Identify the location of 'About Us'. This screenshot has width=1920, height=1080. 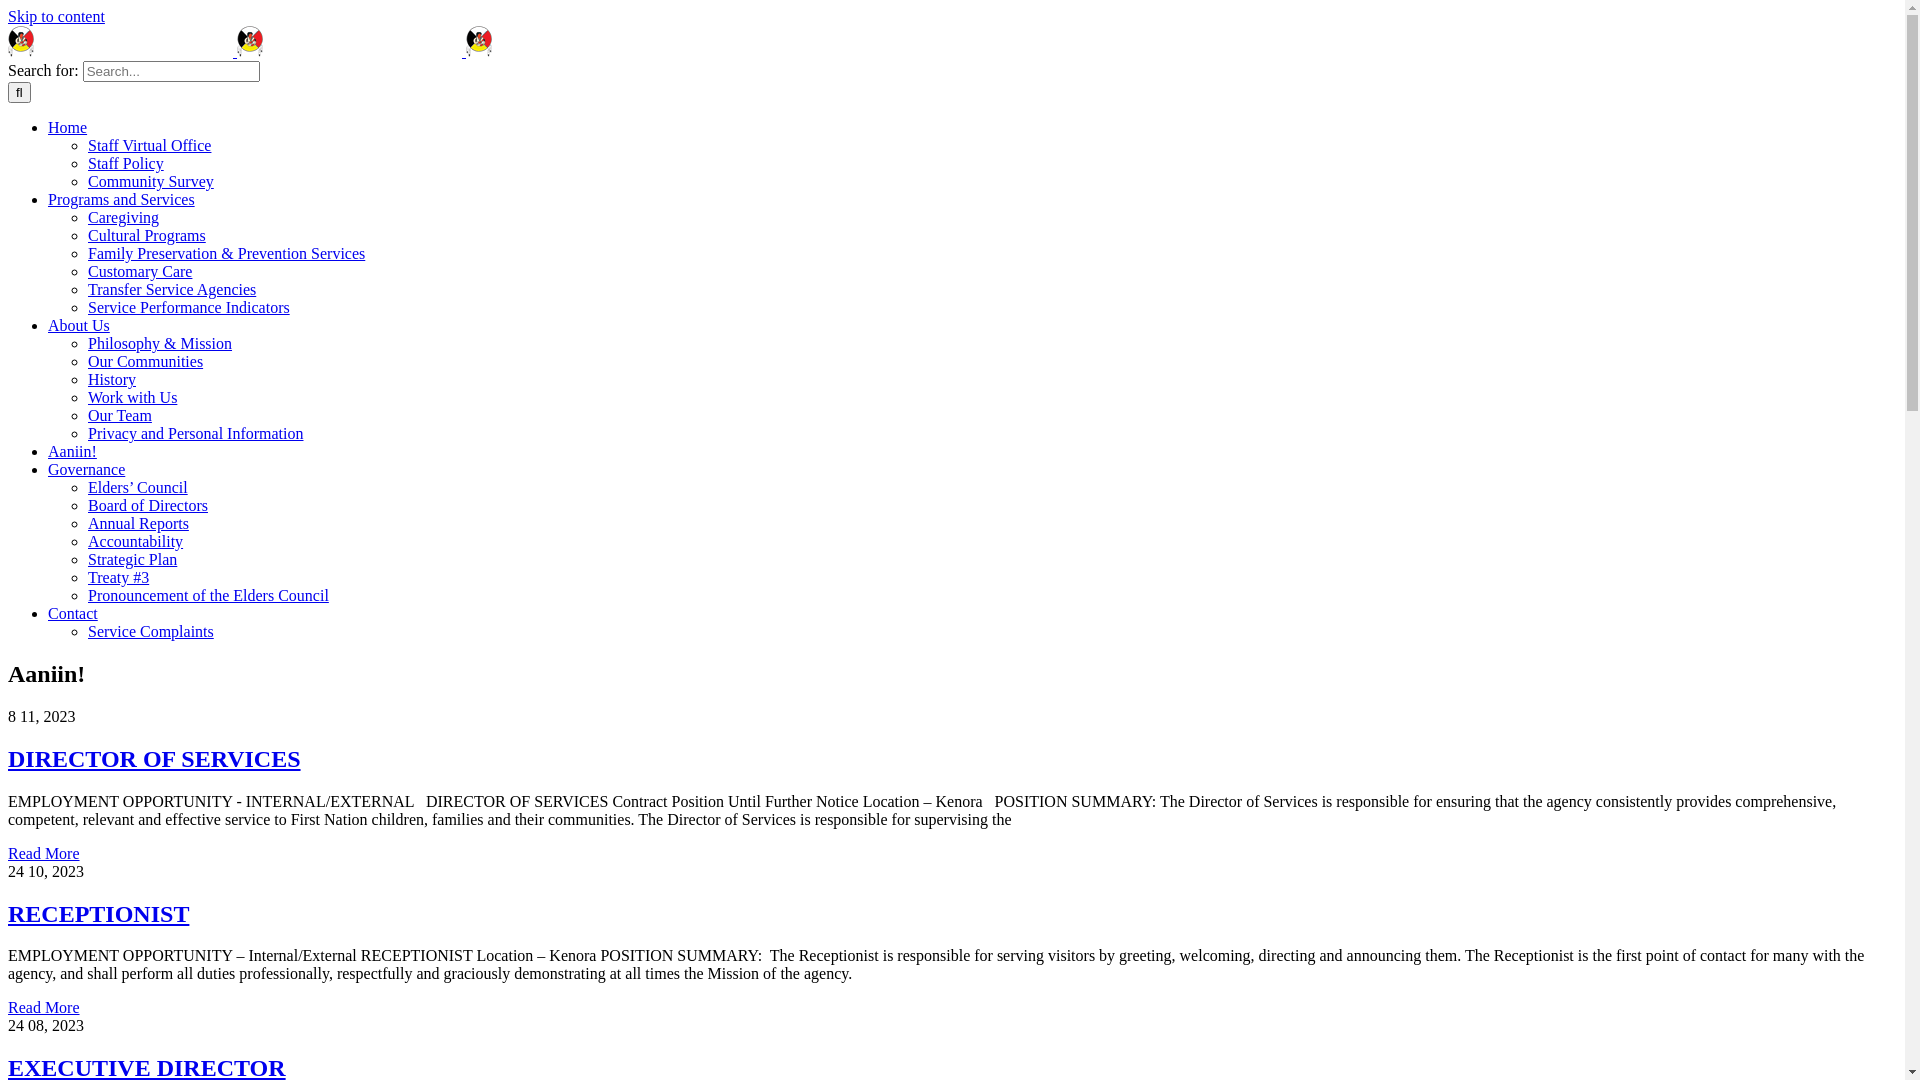
(78, 324).